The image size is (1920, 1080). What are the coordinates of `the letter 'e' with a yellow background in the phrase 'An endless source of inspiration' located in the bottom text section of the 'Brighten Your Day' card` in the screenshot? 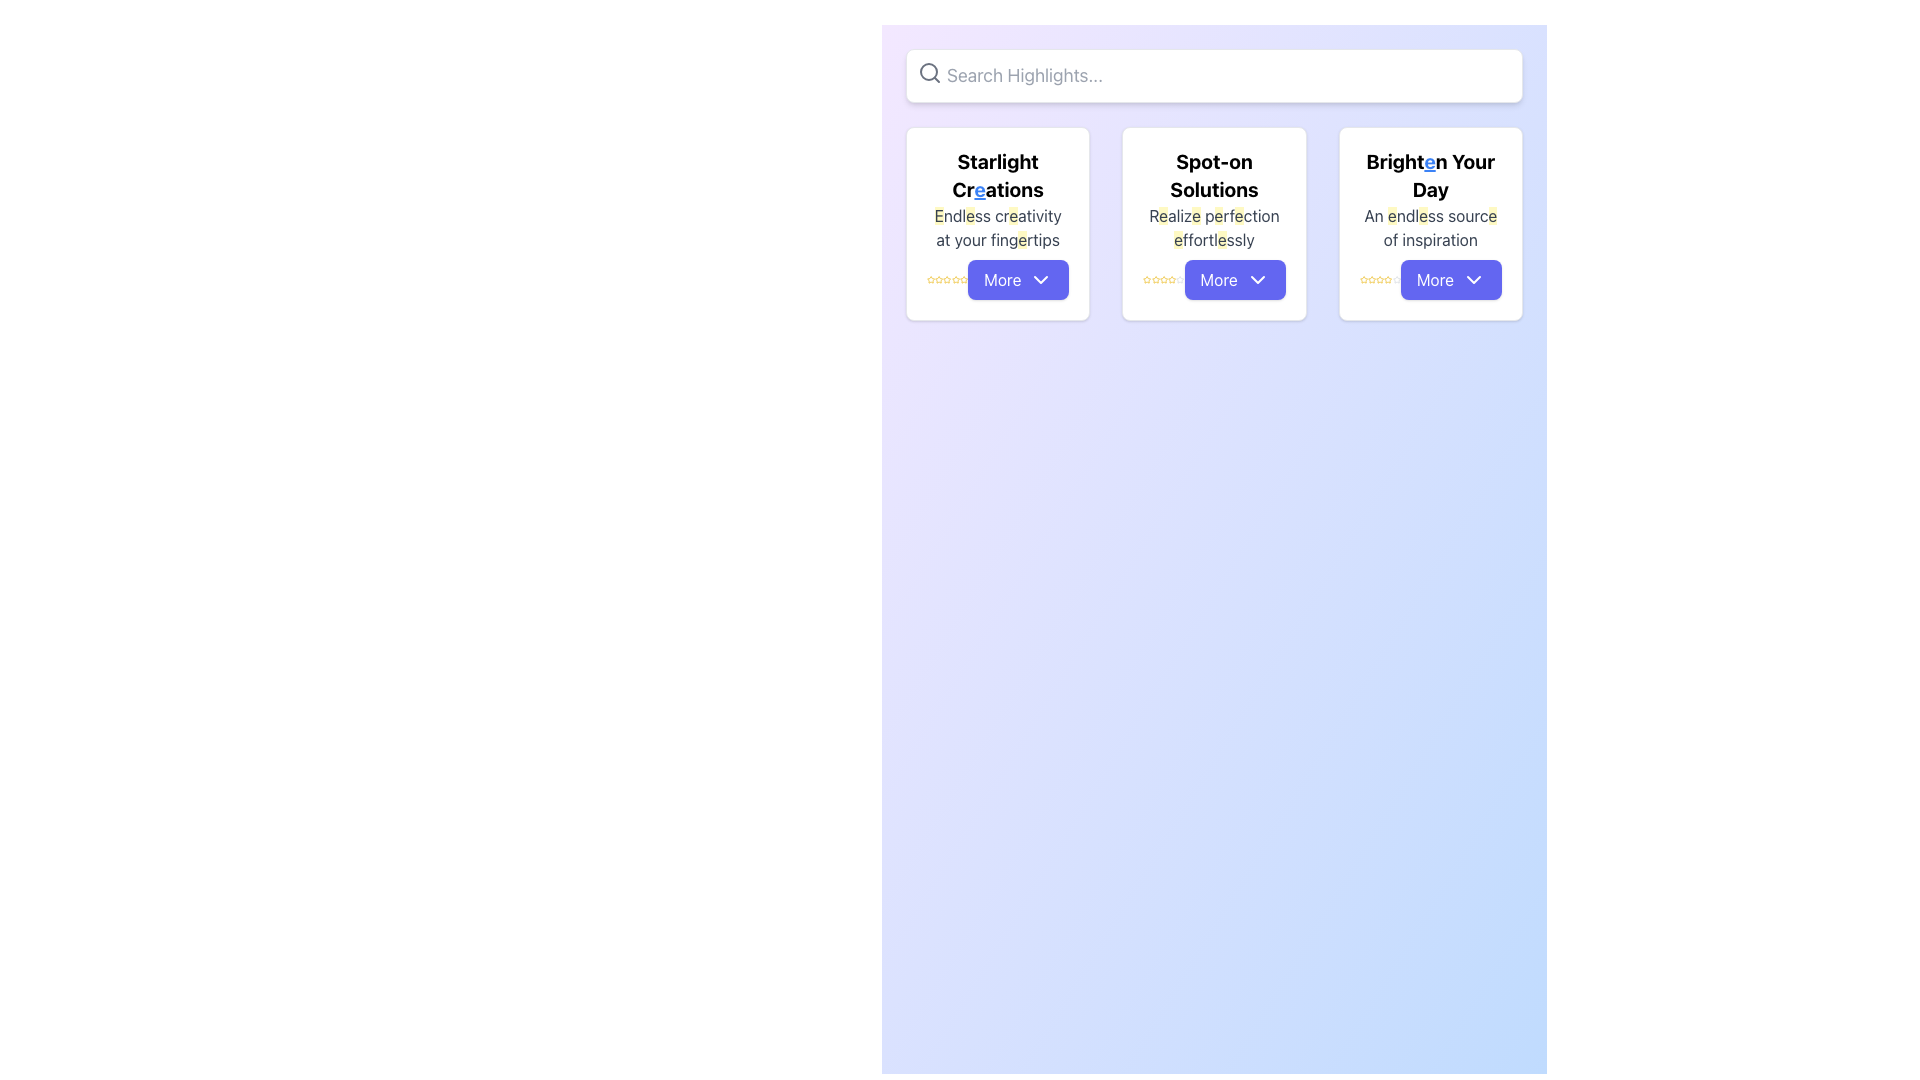 It's located at (1492, 216).